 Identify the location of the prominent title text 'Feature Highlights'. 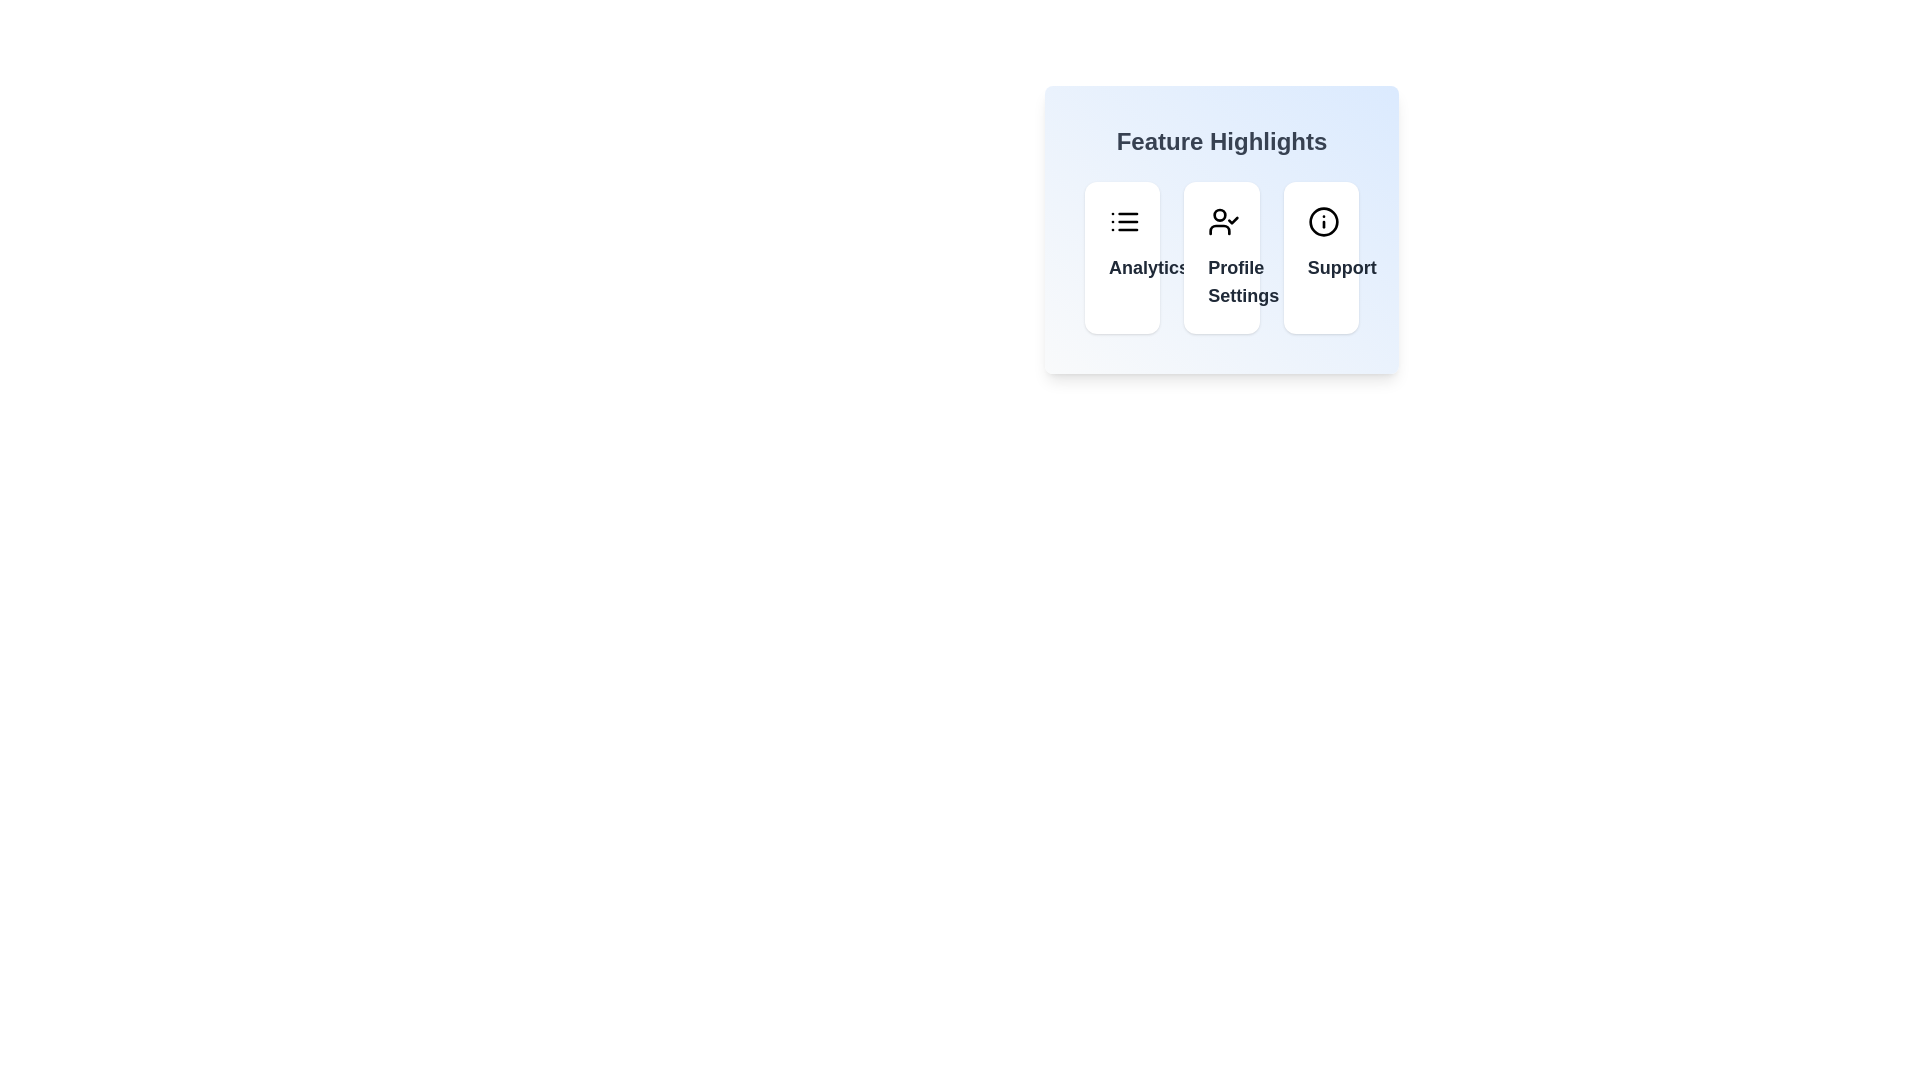
(1221, 141).